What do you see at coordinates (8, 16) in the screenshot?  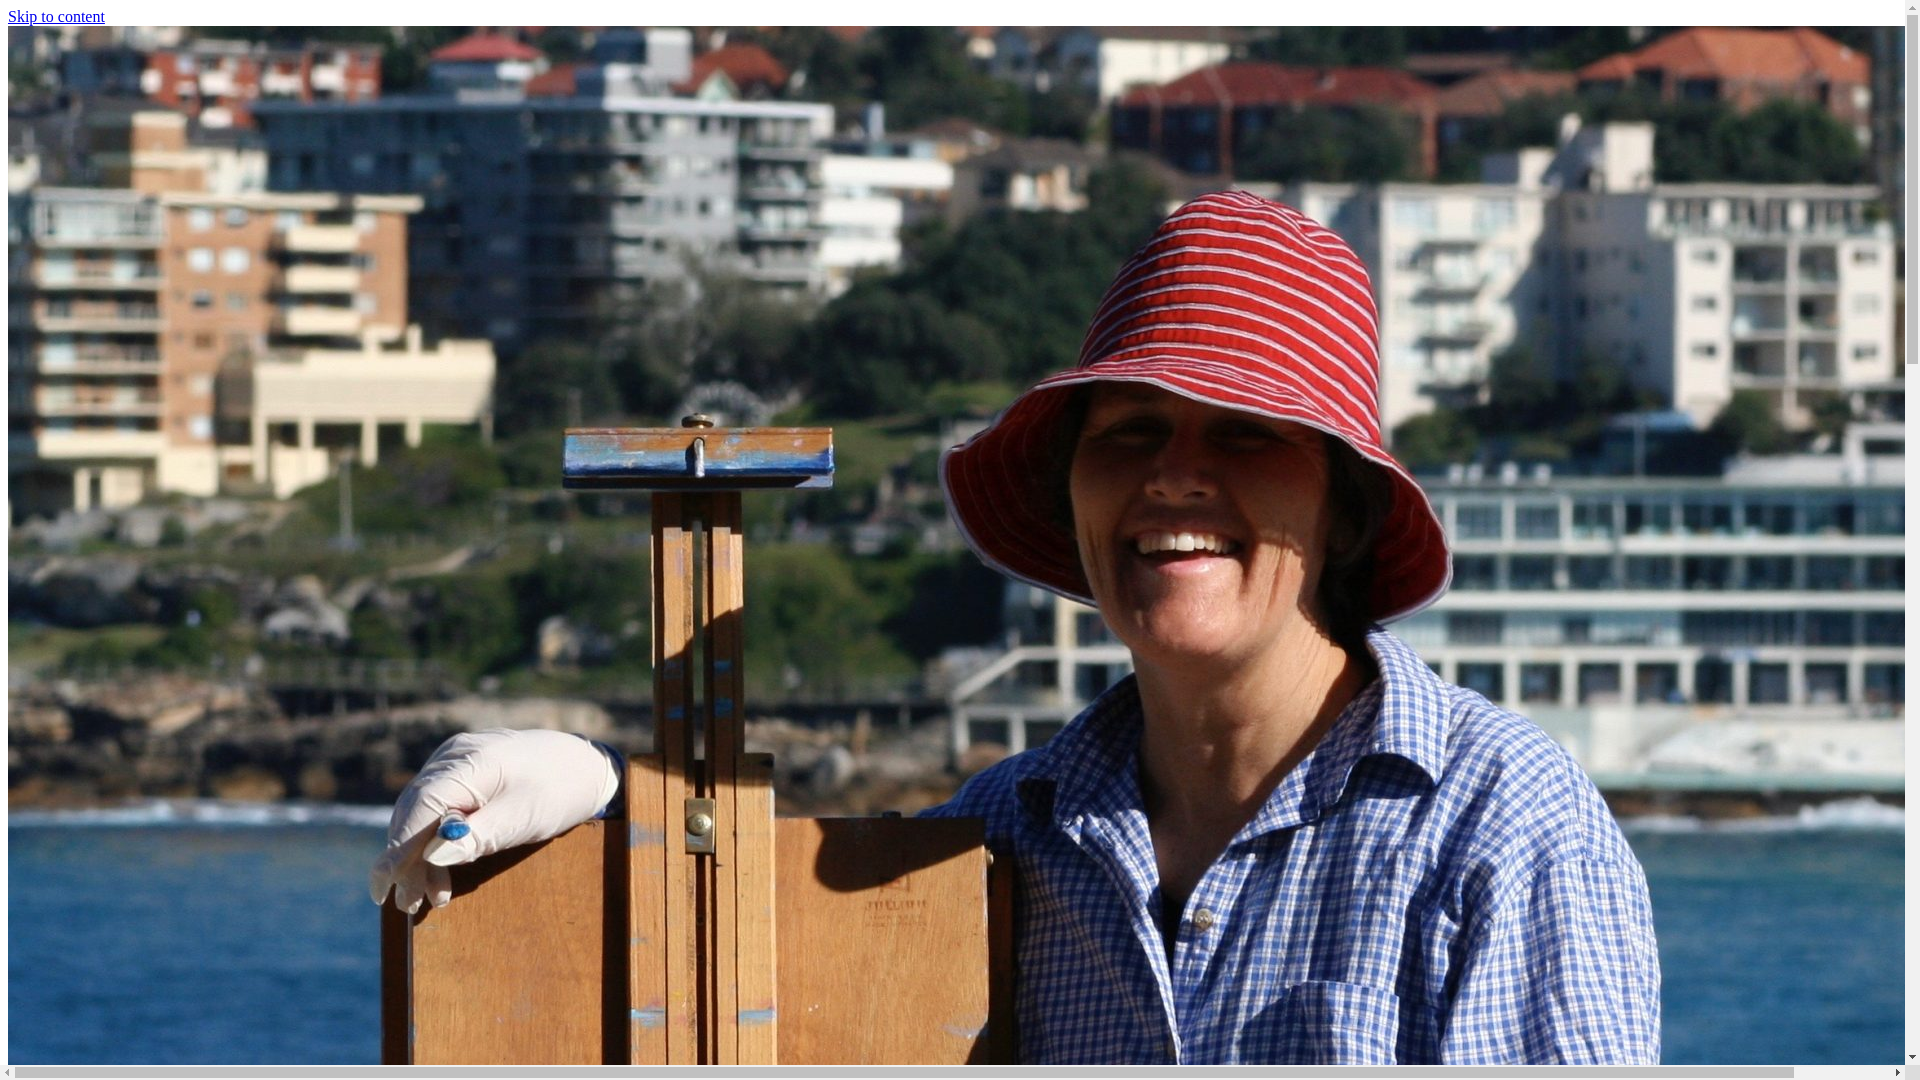 I see `'Skip to content'` at bounding box center [8, 16].